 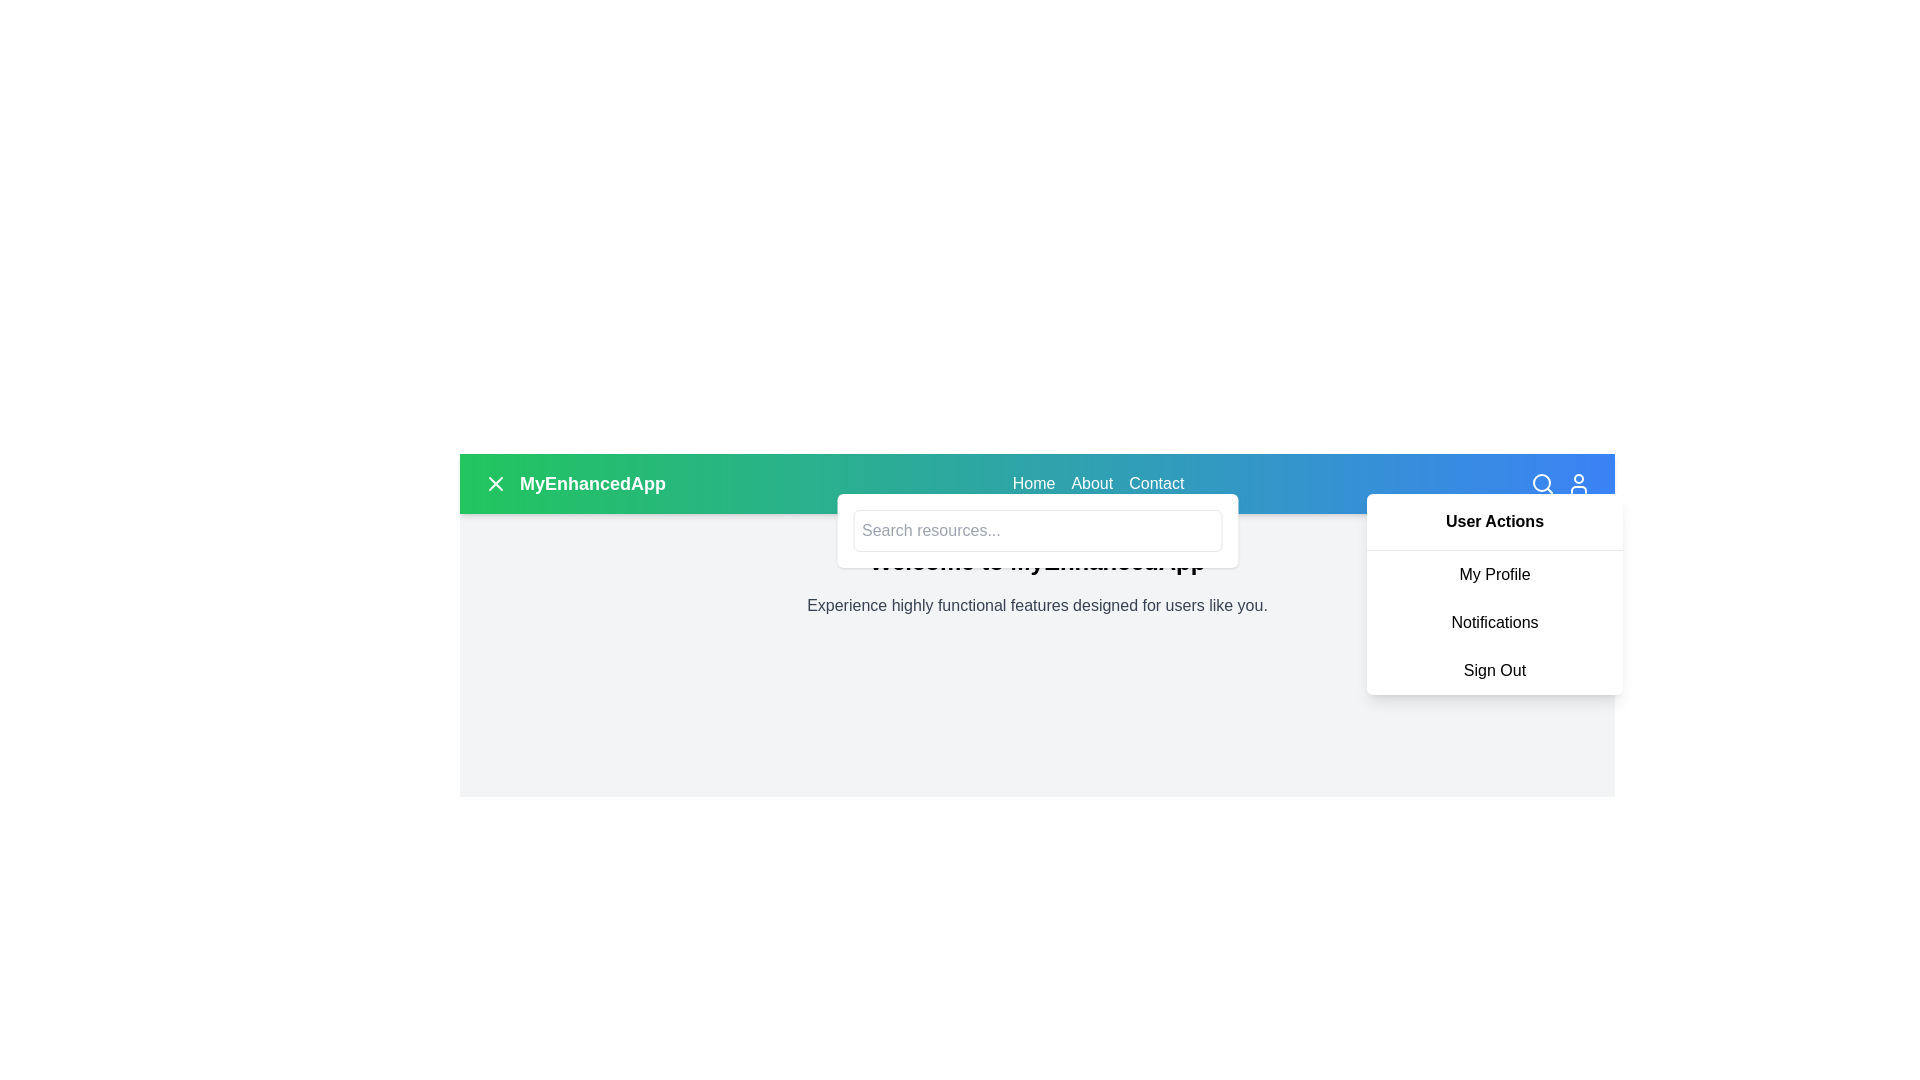 What do you see at coordinates (1033, 483) in the screenshot?
I see `the navigation link located in the header, which is the first option in the horizontal menu` at bounding box center [1033, 483].